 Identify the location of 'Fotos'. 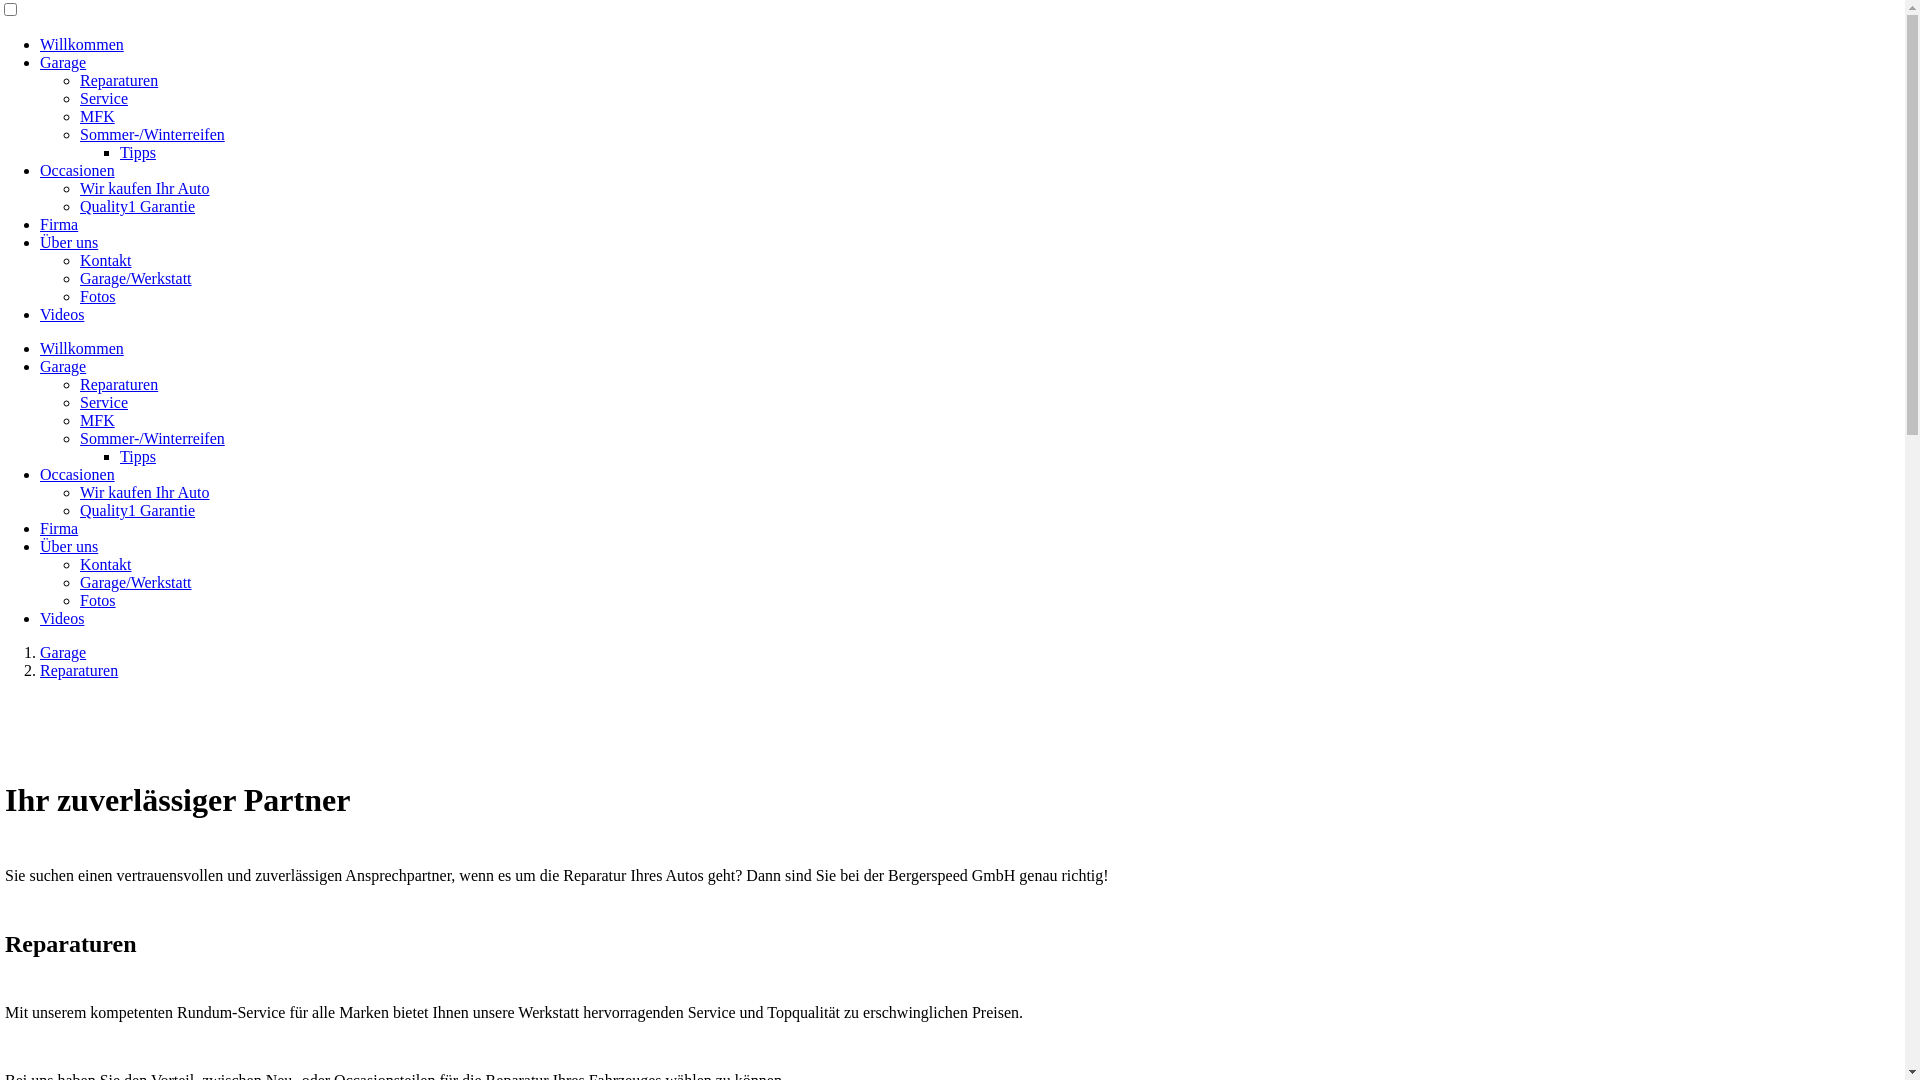
(96, 296).